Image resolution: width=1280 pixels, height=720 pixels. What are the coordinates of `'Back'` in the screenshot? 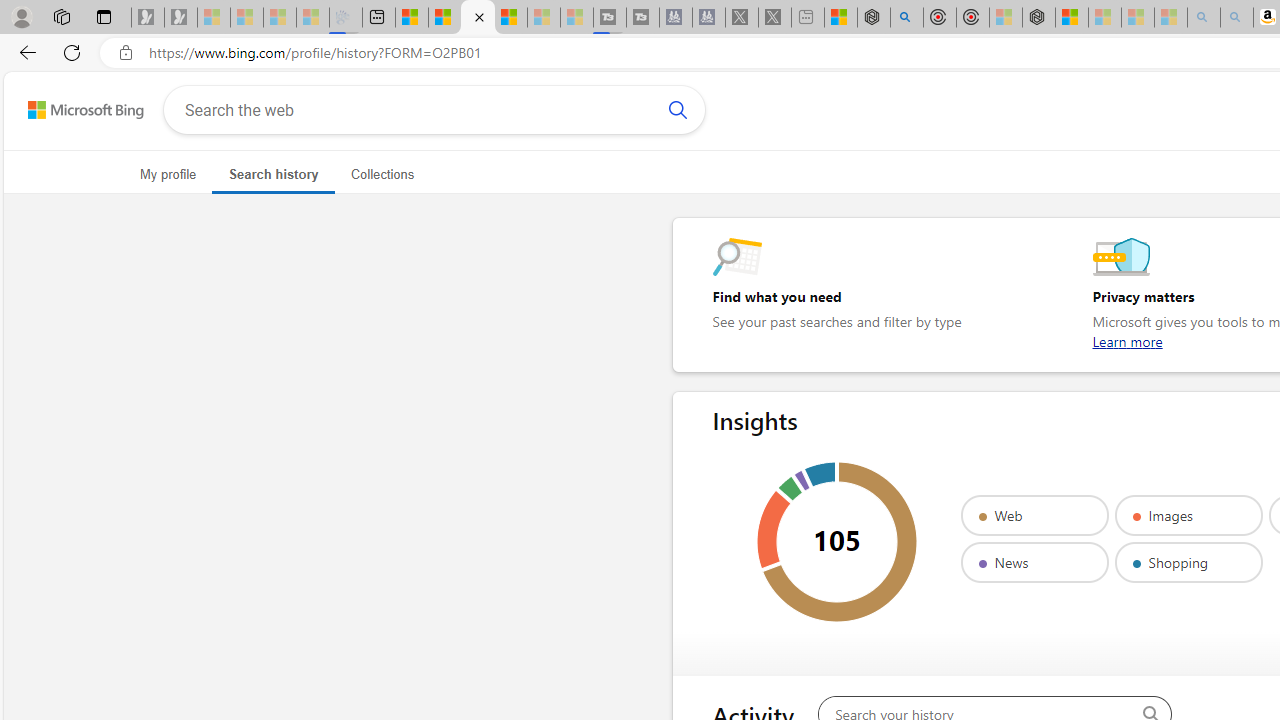 It's located at (24, 51).